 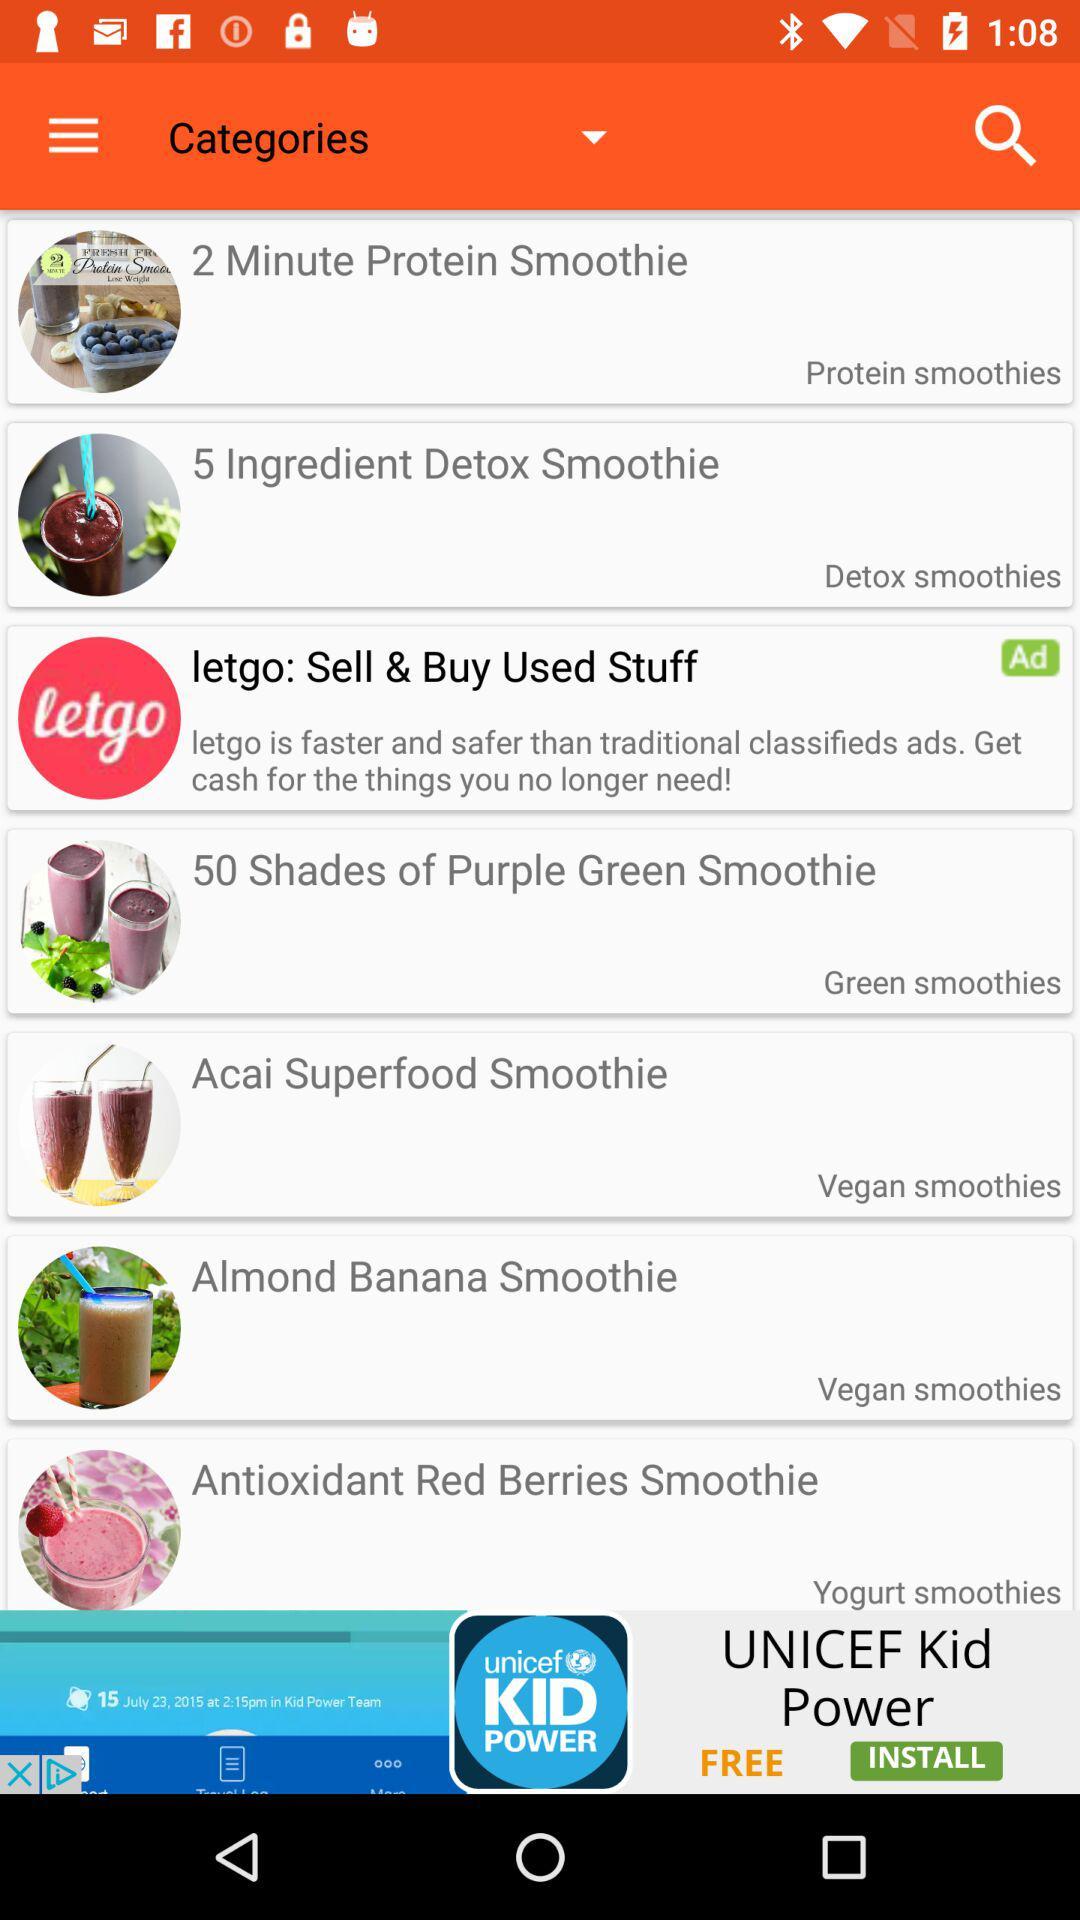 What do you see at coordinates (540, 1701) in the screenshot?
I see `link to install an app` at bounding box center [540, 1701].